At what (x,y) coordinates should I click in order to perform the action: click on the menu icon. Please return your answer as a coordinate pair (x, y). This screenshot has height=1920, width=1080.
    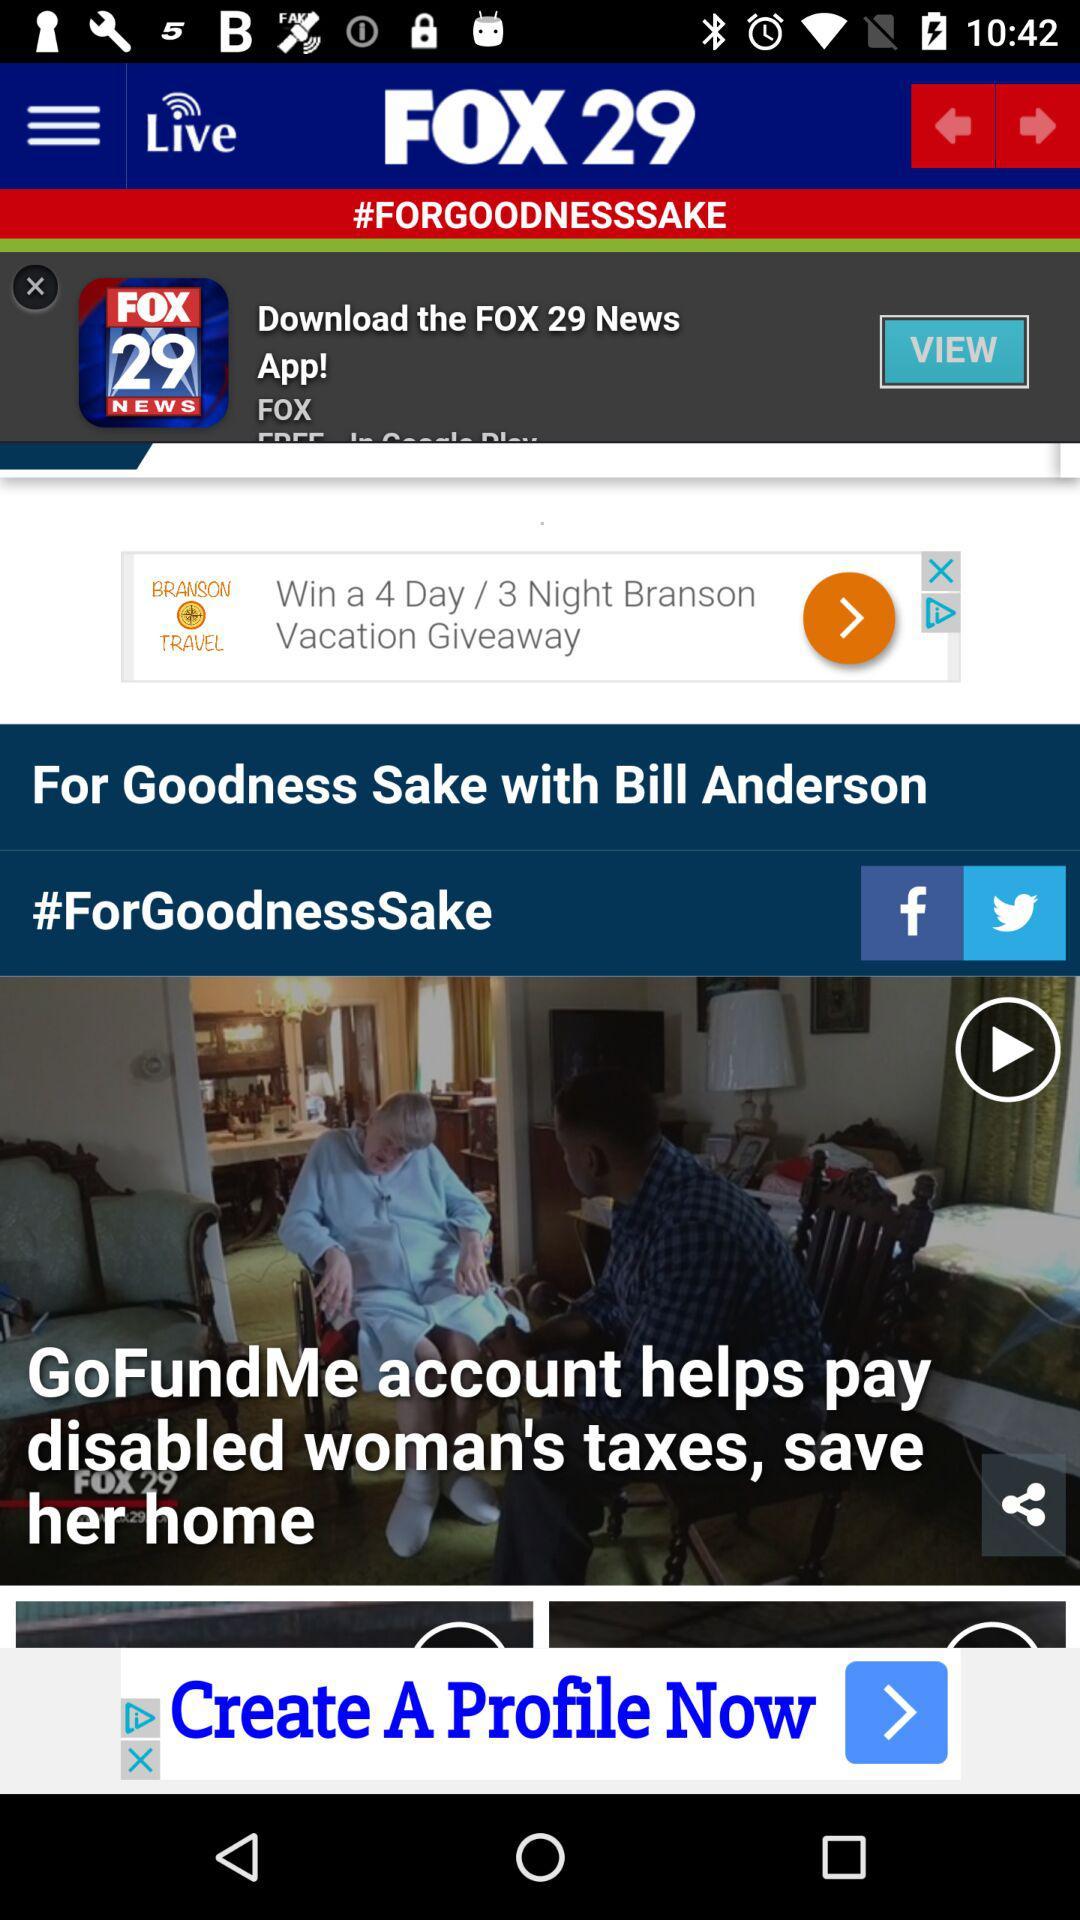
    Looking at the image, I should click on (61, 124).